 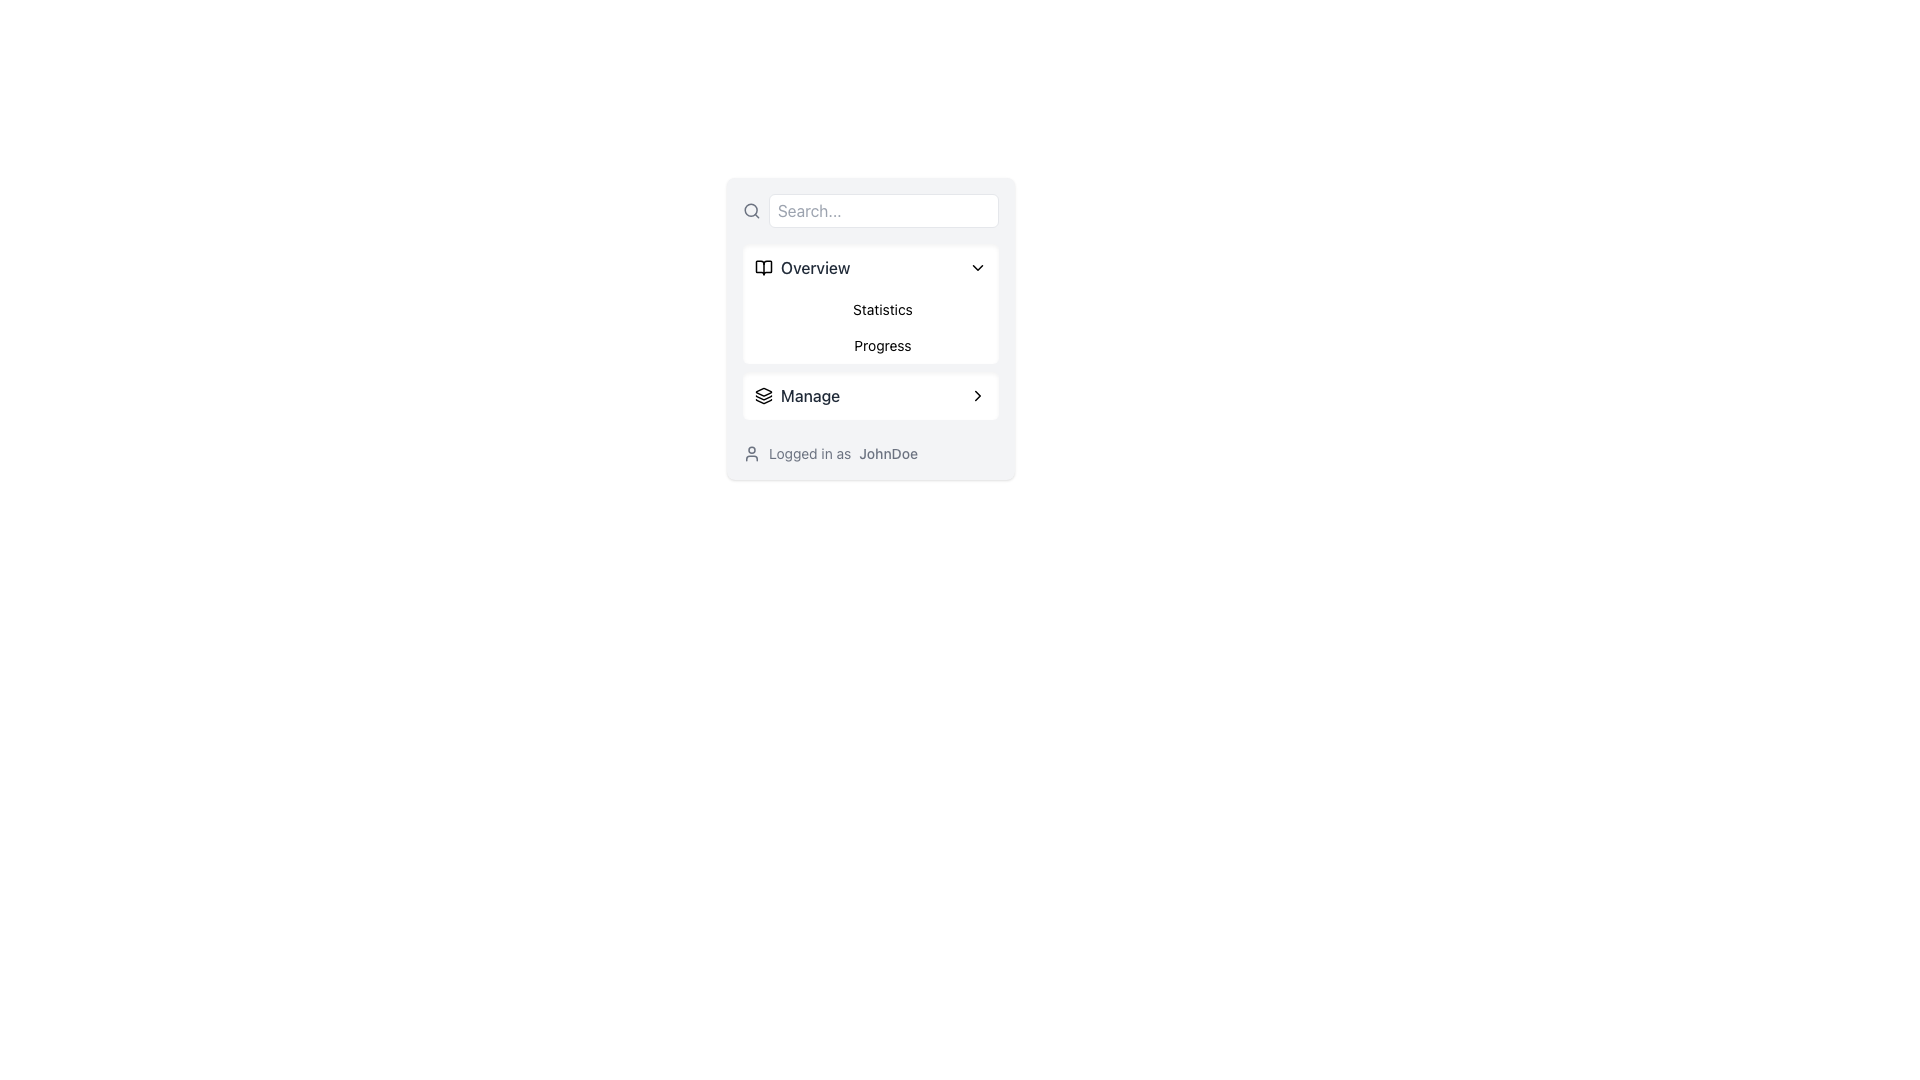 What do you see at coordinates (870, 396) in the screenshot?
I see `the second list item button in the vertical stack inside the light gray panel` at bounding box center [870, 396].